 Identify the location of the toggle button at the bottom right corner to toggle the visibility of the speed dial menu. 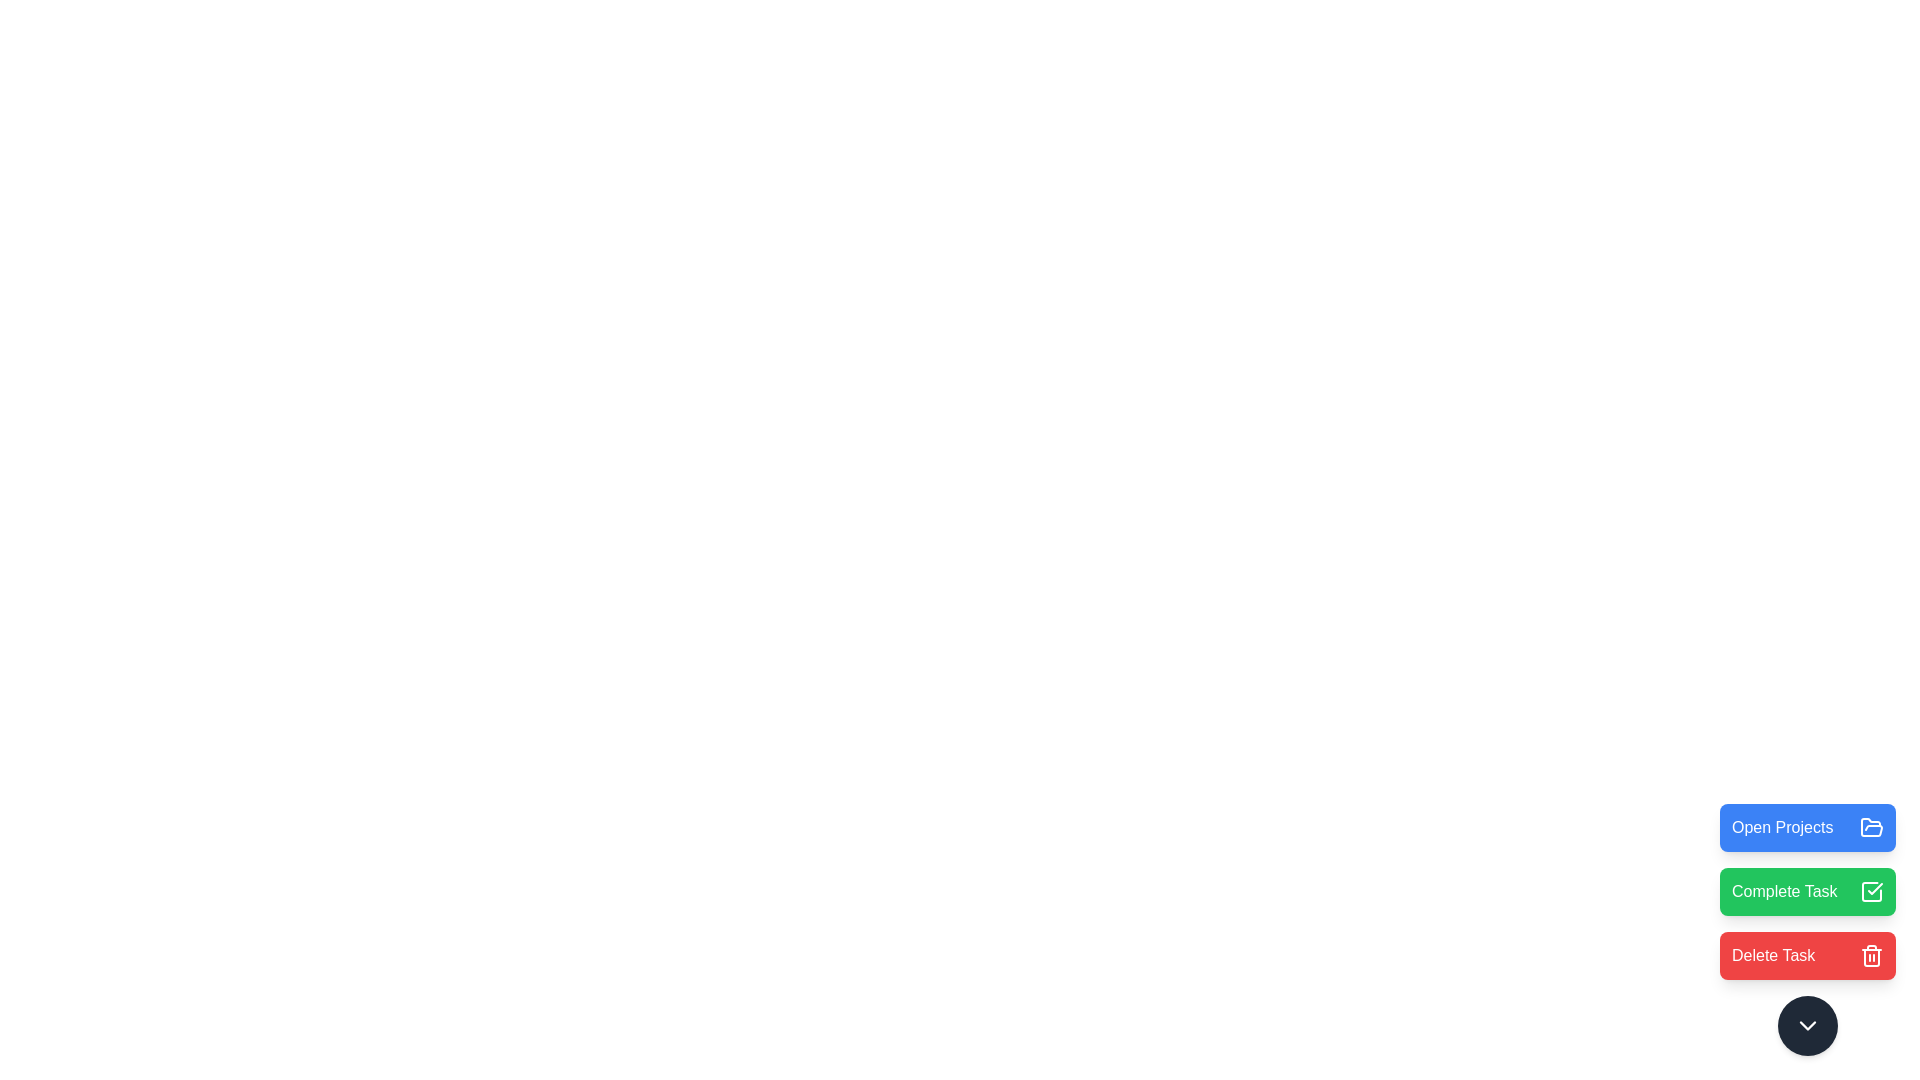
(1808, 1026).